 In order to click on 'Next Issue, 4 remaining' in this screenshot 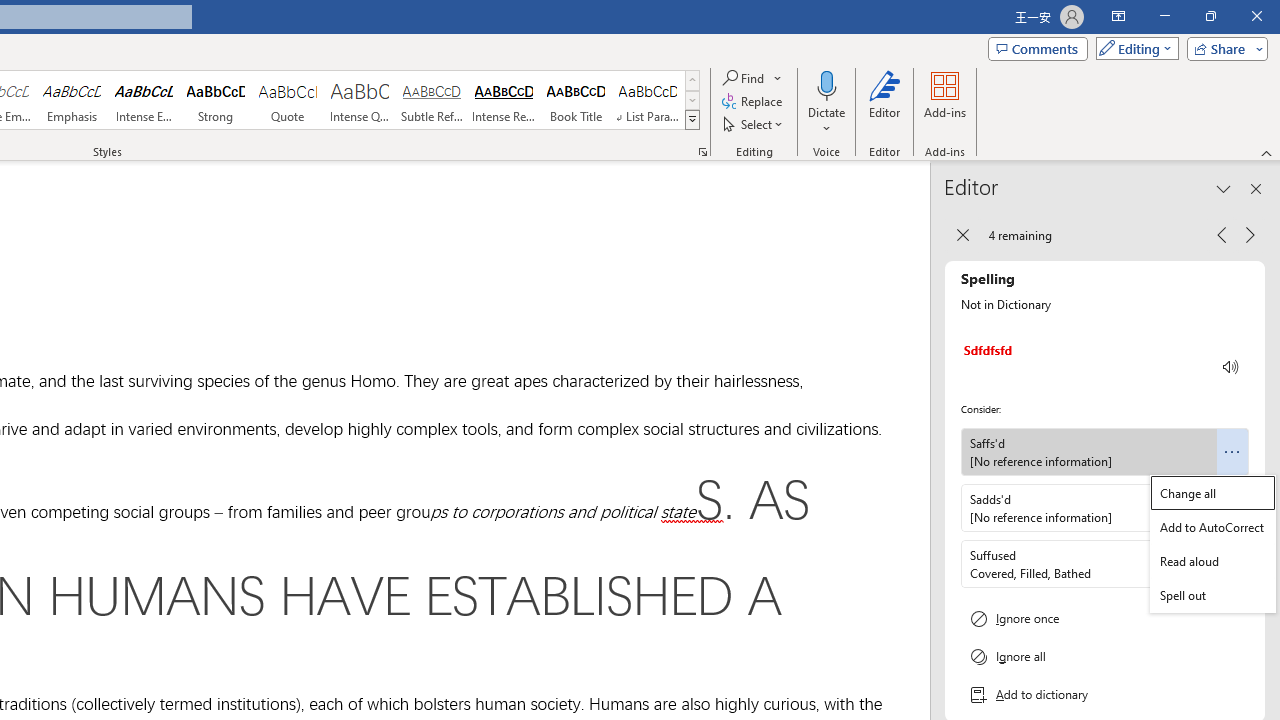, I will do `click(1249, 233)`.